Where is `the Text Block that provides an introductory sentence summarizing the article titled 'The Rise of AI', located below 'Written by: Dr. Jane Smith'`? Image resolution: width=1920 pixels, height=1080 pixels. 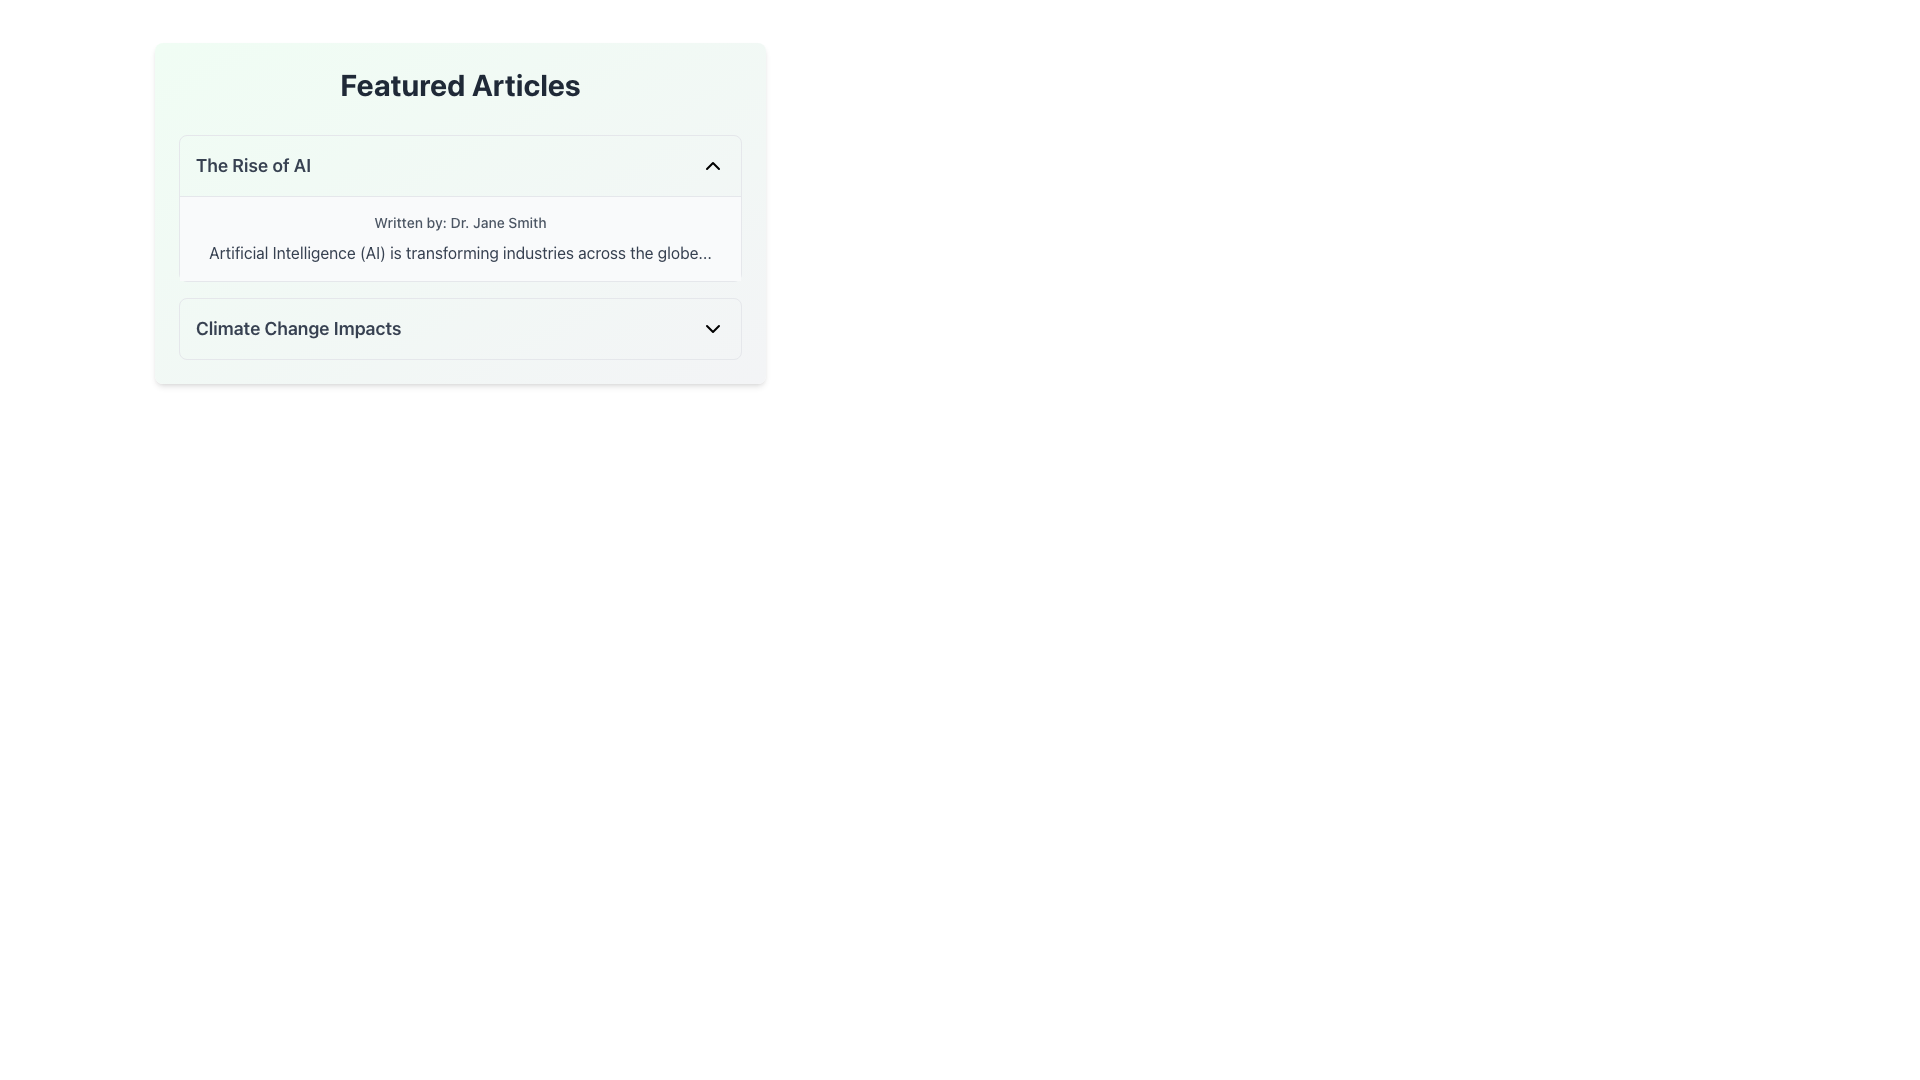
the Text Block that provides an introductory sentence summarizing the article titled 'The Rise of AI', located below 'Written by: Dr. Jane Smith' is located at coordinates (459, 252).